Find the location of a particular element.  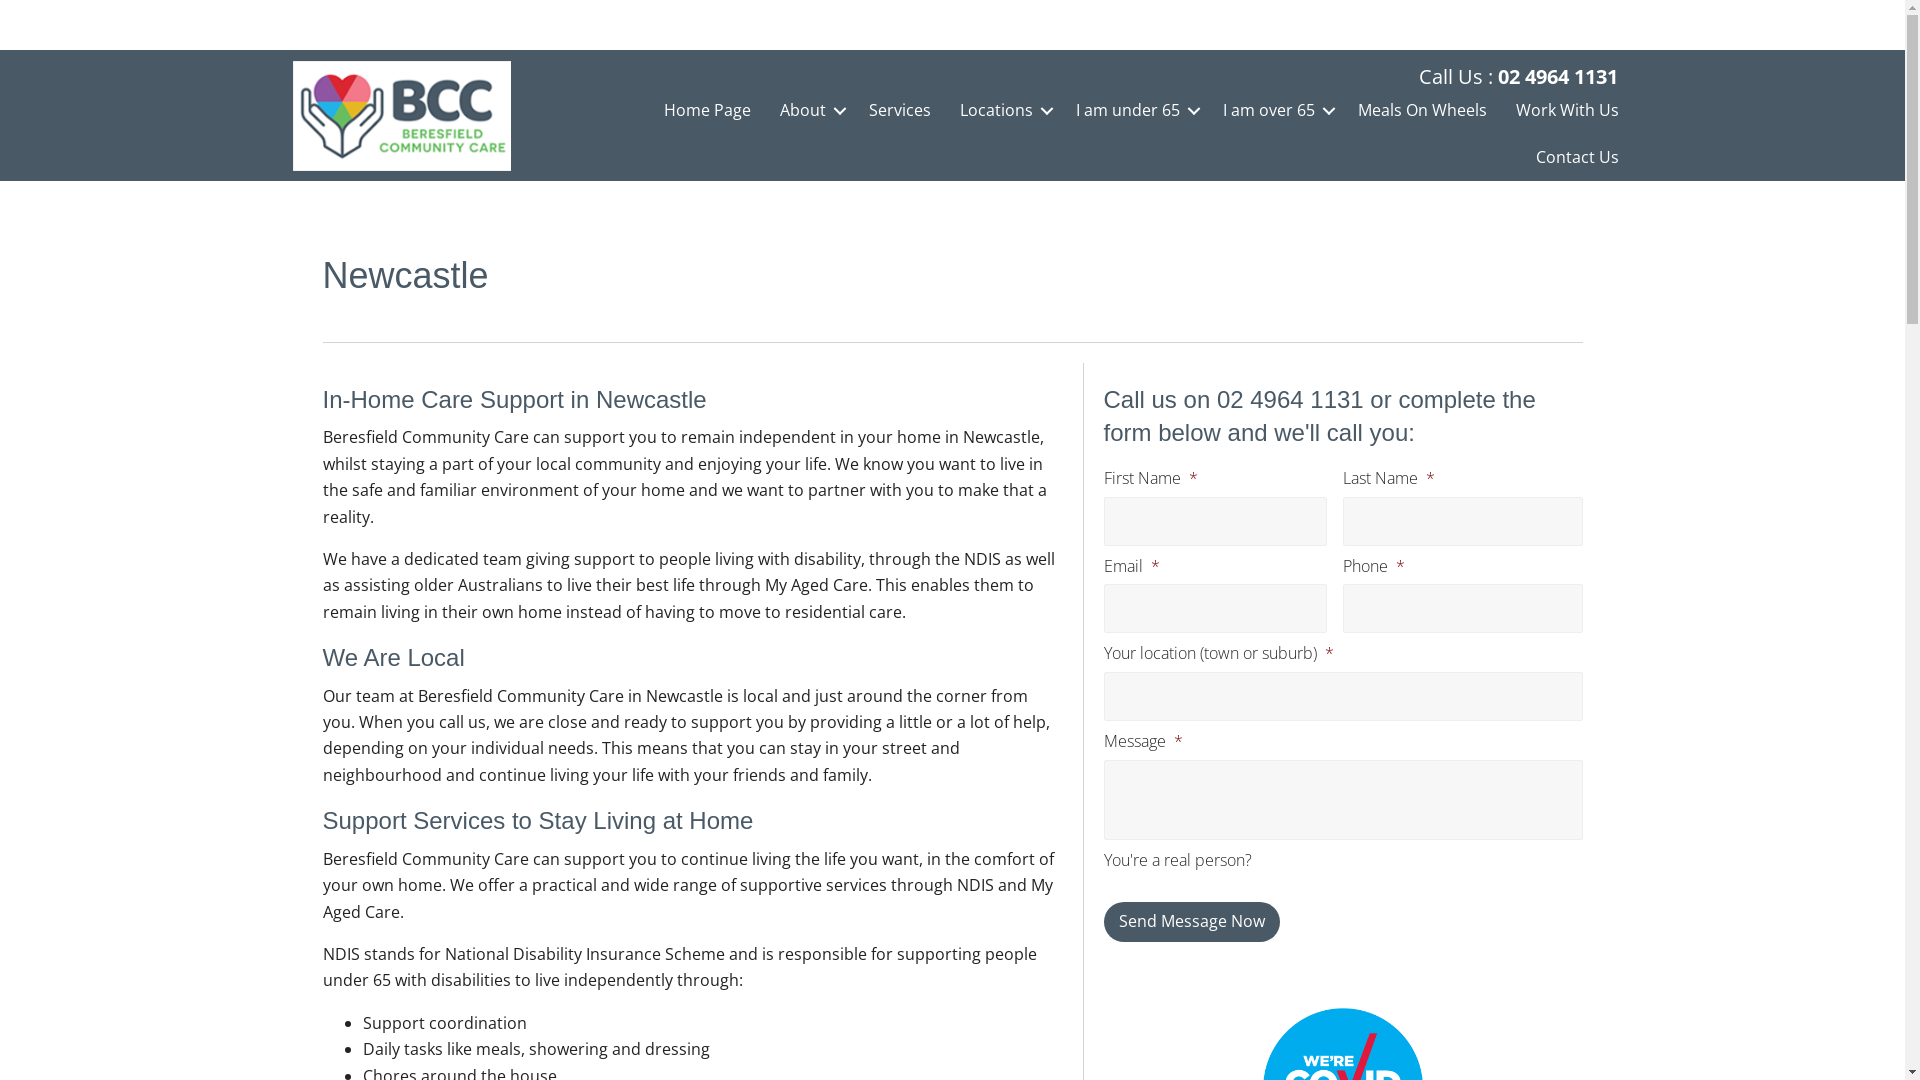

'Locations' is located at coordinates (1003, 110).